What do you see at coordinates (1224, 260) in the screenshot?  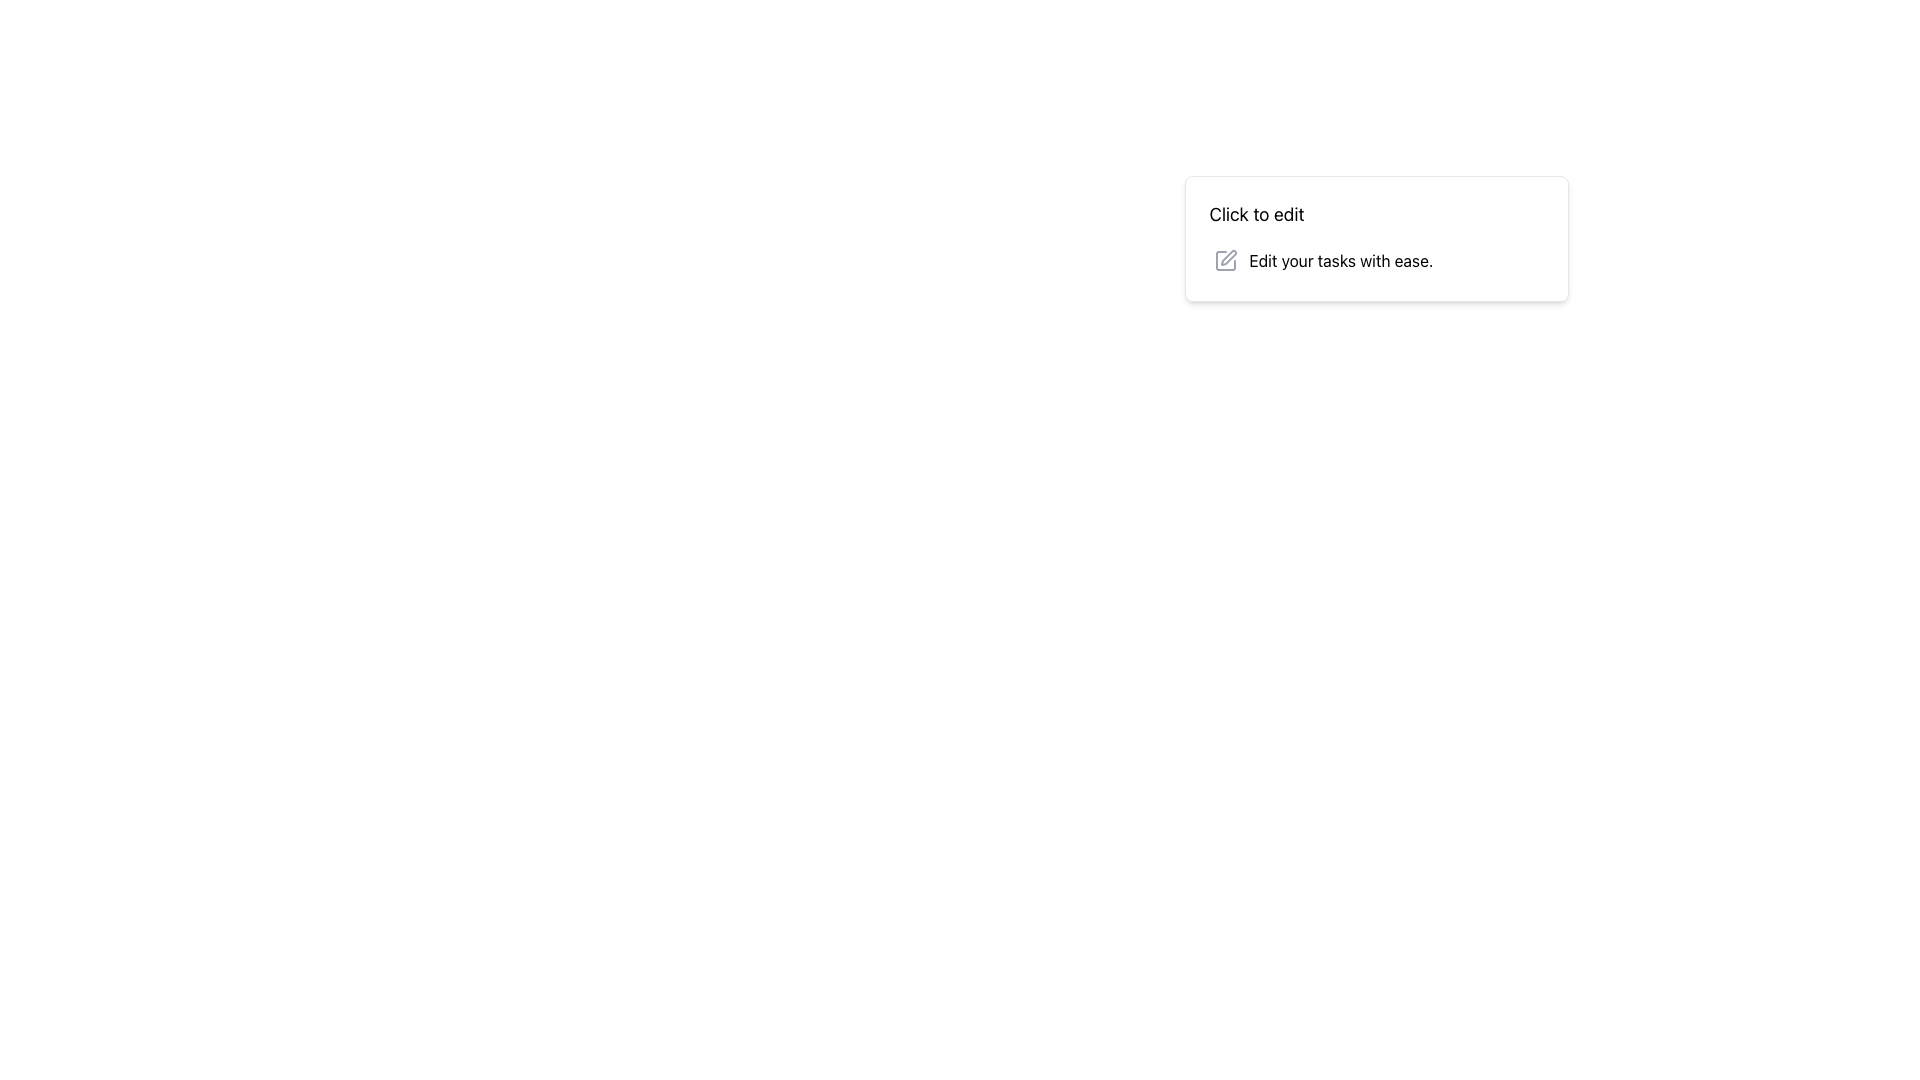 I see `the edit icon located to the left of the text 'Edit your tasks with ease.' within the top-right section of the main interface` at bounding box center [1224, 260].